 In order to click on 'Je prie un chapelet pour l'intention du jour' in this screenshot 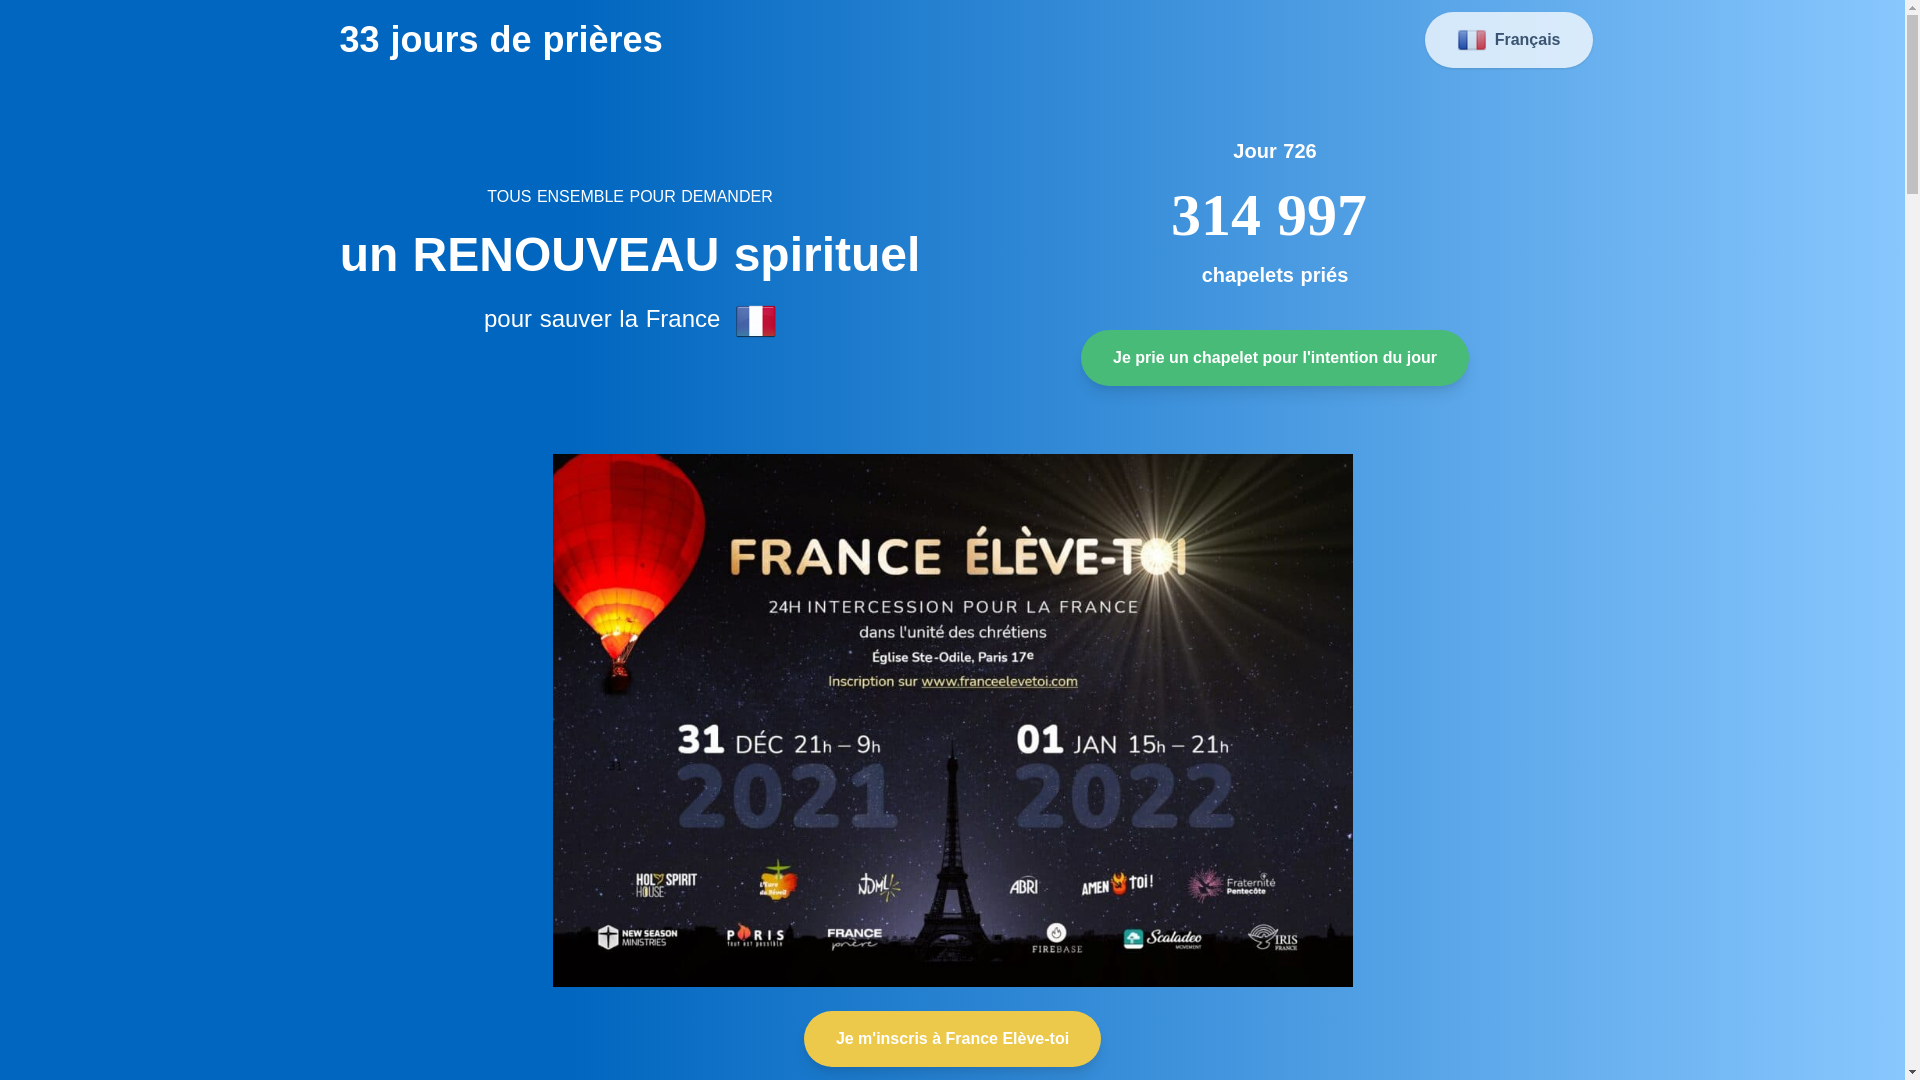, I will do `click(1274, 357)`.